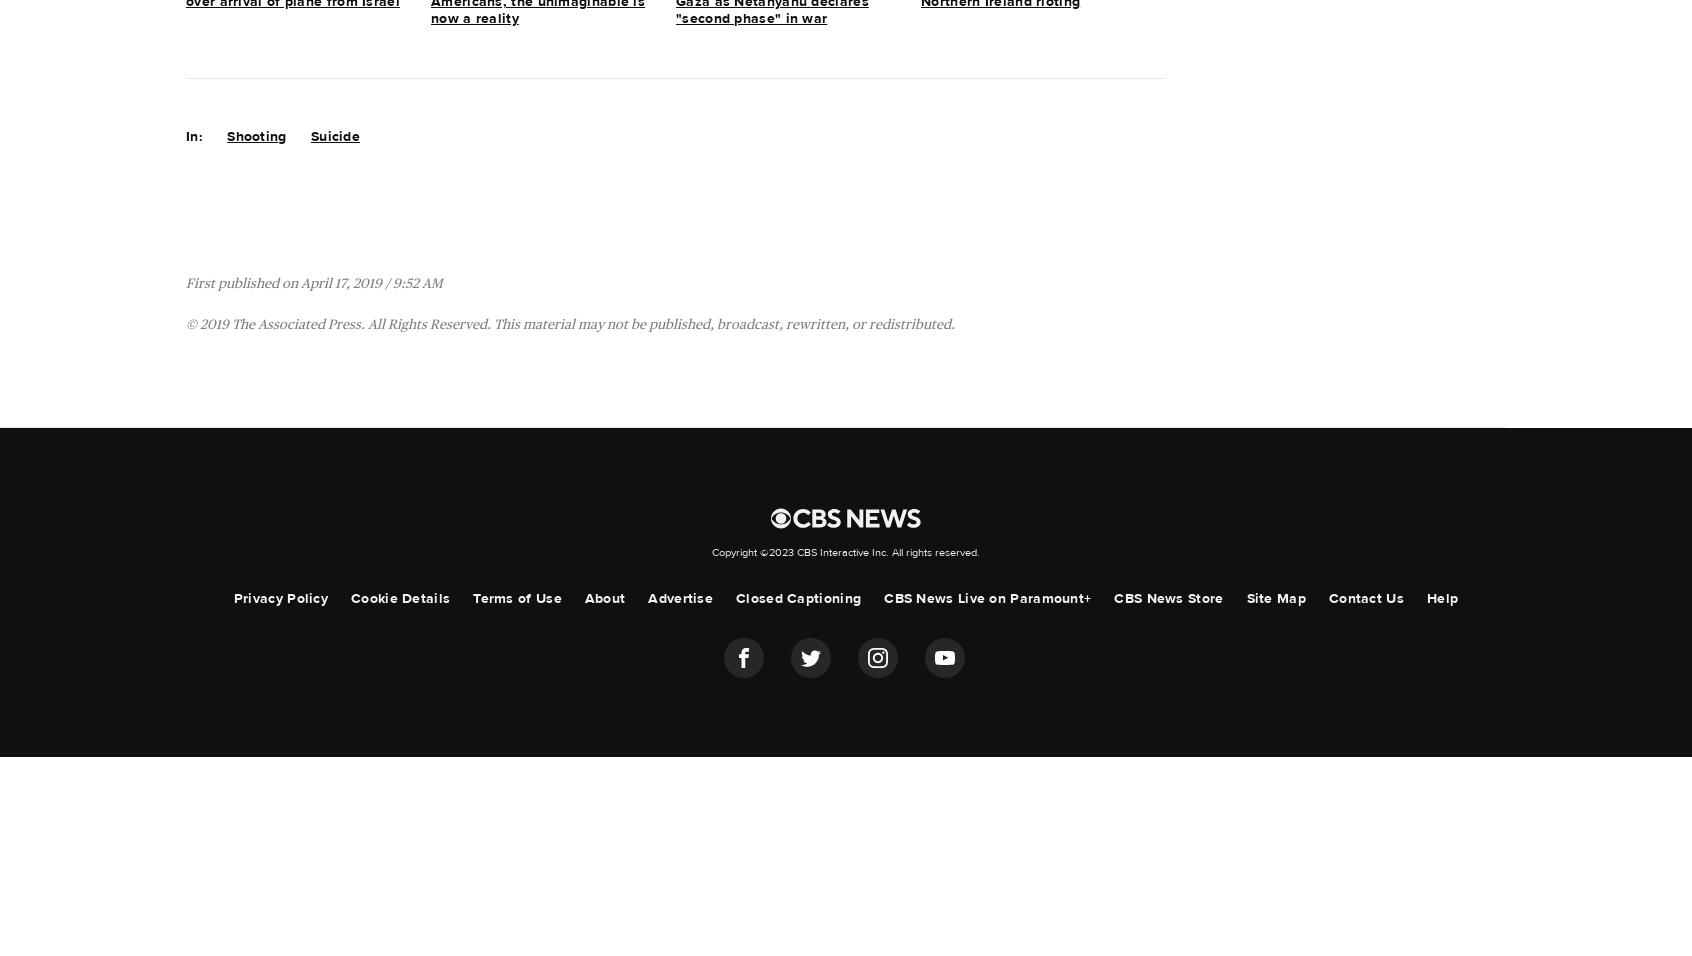  What do you see at coordinates (1274, 599) in the screenshot?
I see `'Site Map'` at bounding box center [1274, 599].